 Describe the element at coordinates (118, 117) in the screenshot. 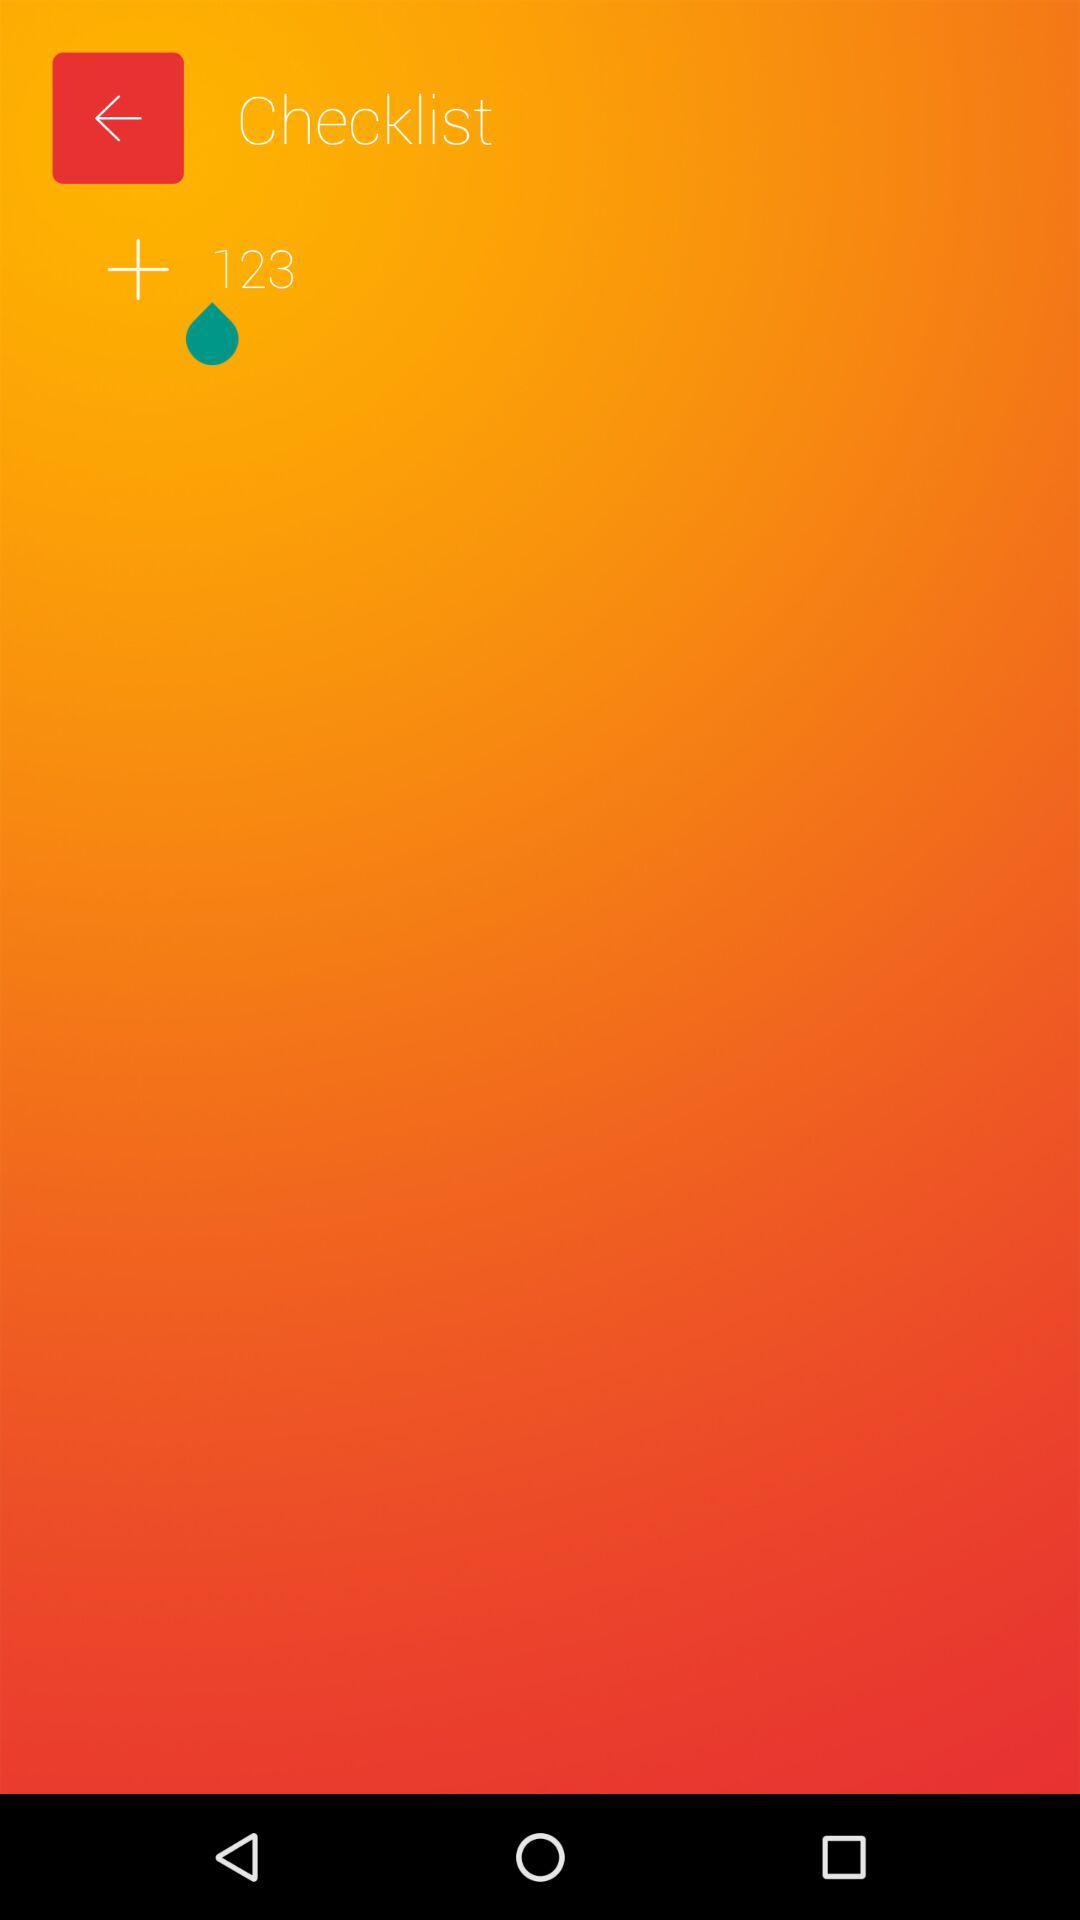

I see `icon next to the checklist` at that location.